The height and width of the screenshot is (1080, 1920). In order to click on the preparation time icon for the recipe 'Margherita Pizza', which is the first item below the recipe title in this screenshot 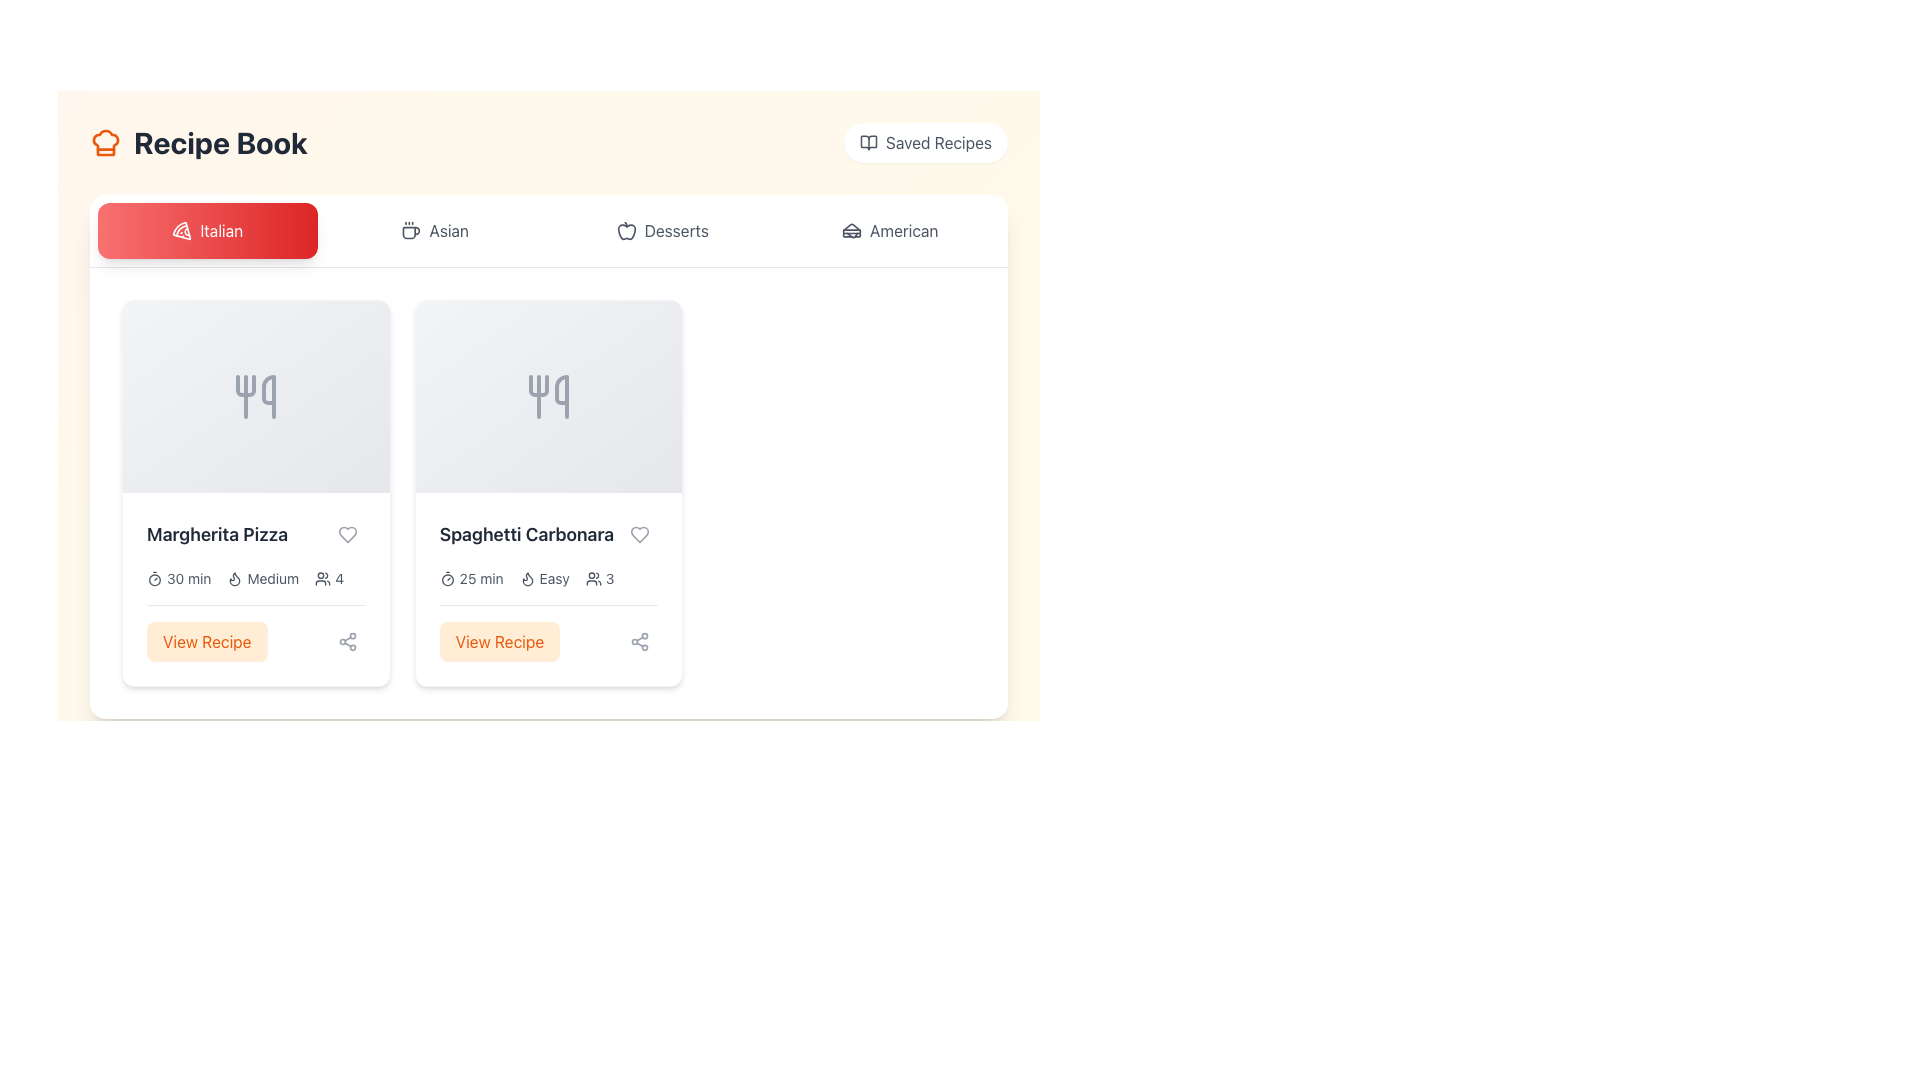, I will do `click(179, 578)`.